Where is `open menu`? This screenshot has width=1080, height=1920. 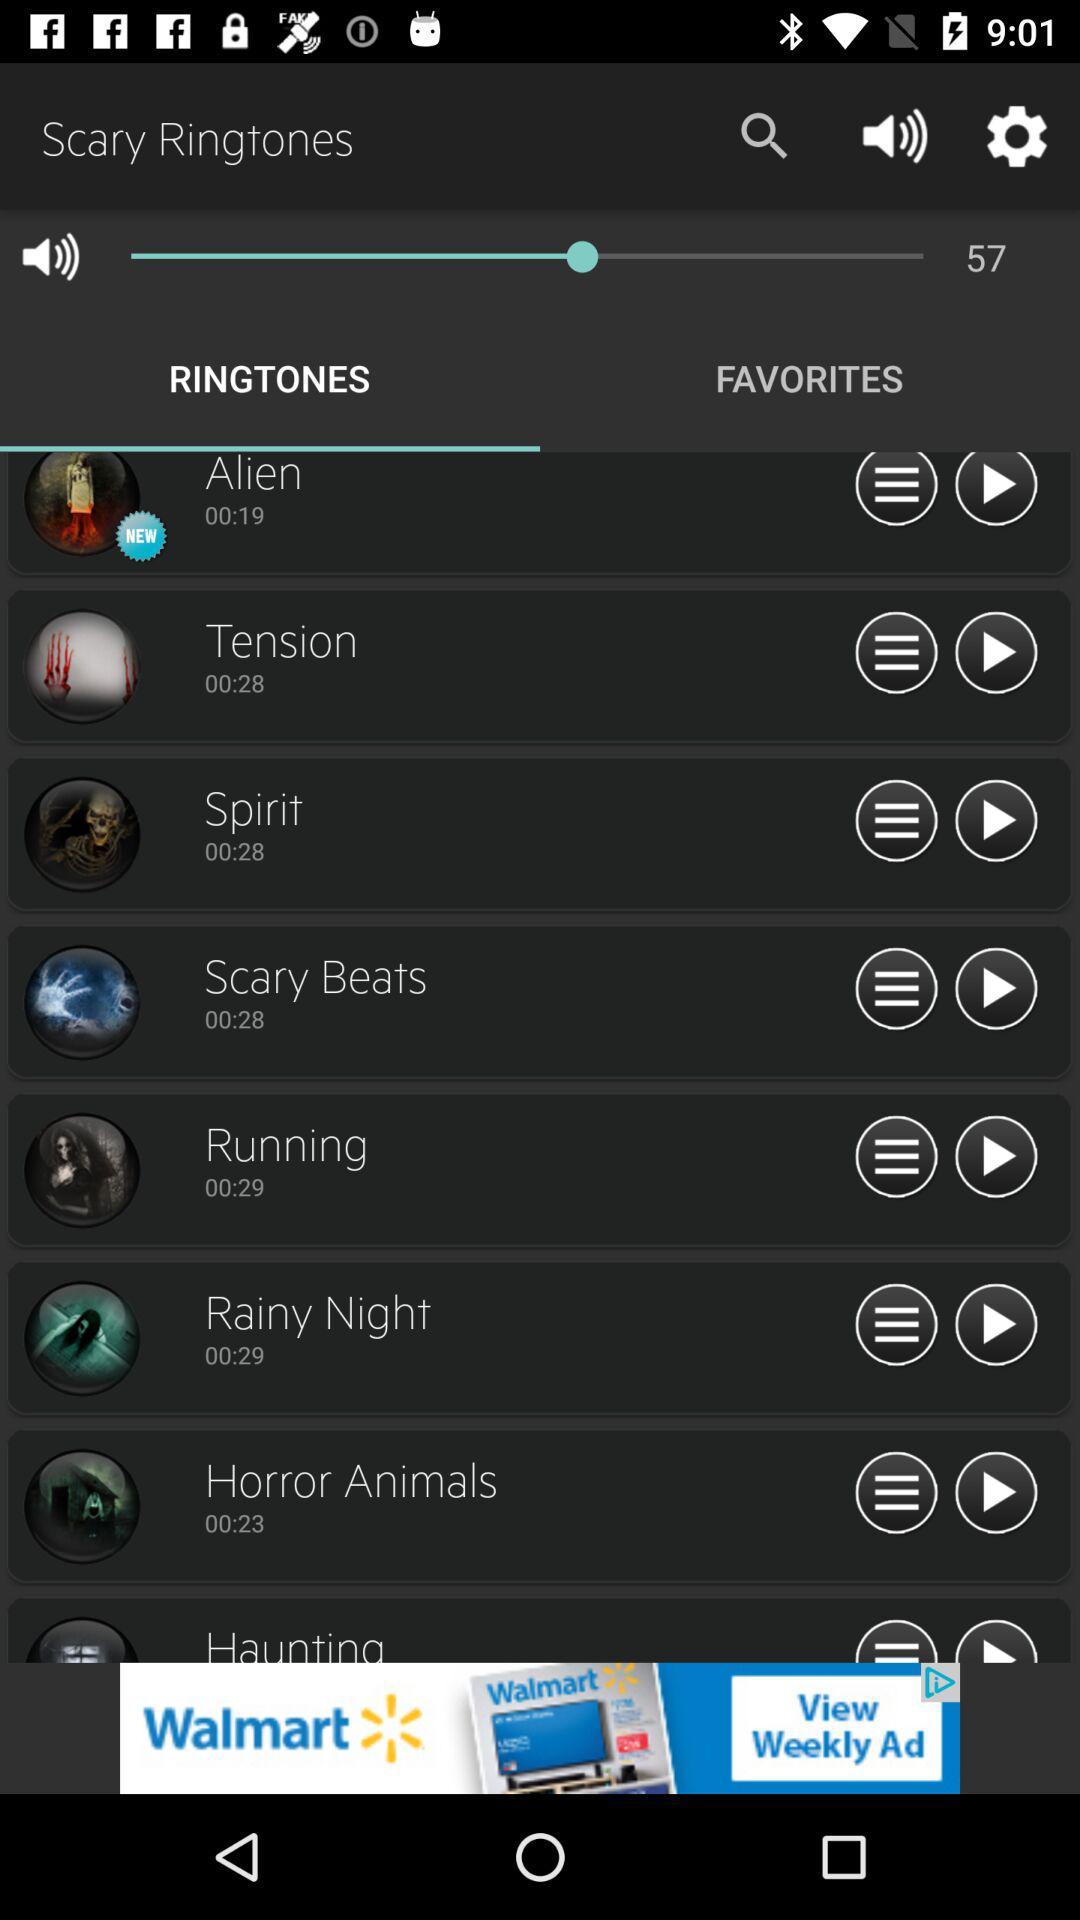 open menu is located at coordinates (895, 1325).